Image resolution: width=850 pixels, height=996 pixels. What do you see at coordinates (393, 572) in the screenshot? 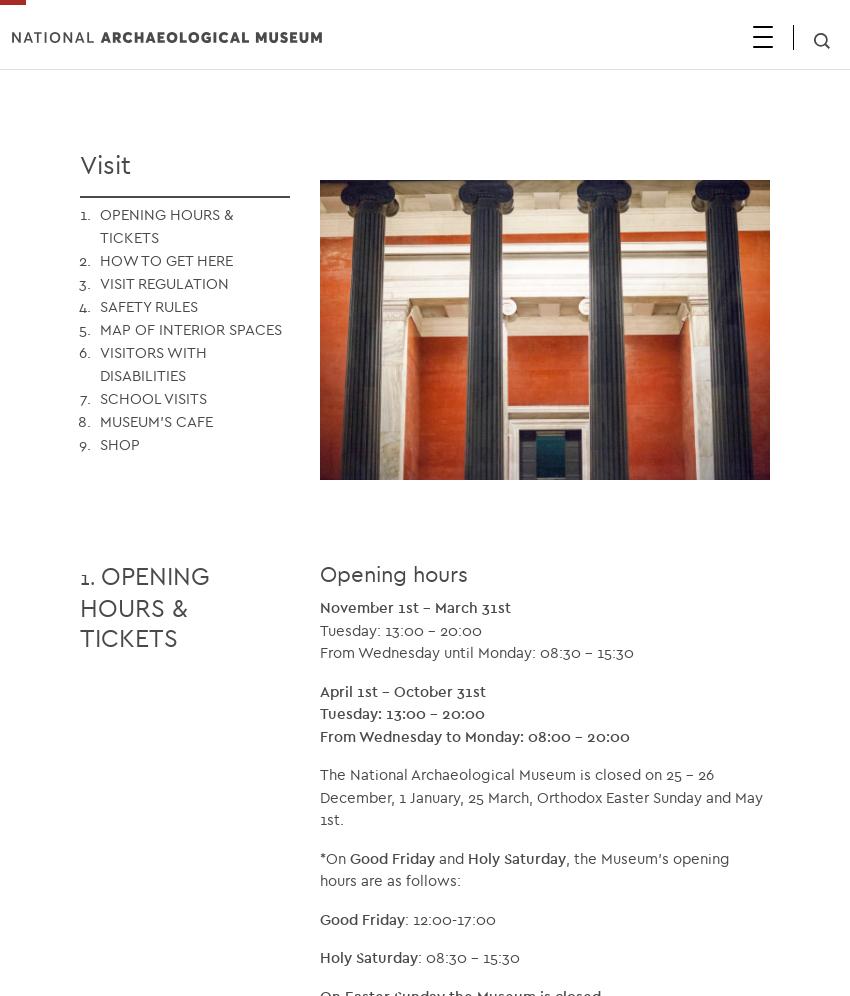
I see `'Opening hours'` at bounding box center [393, 572].